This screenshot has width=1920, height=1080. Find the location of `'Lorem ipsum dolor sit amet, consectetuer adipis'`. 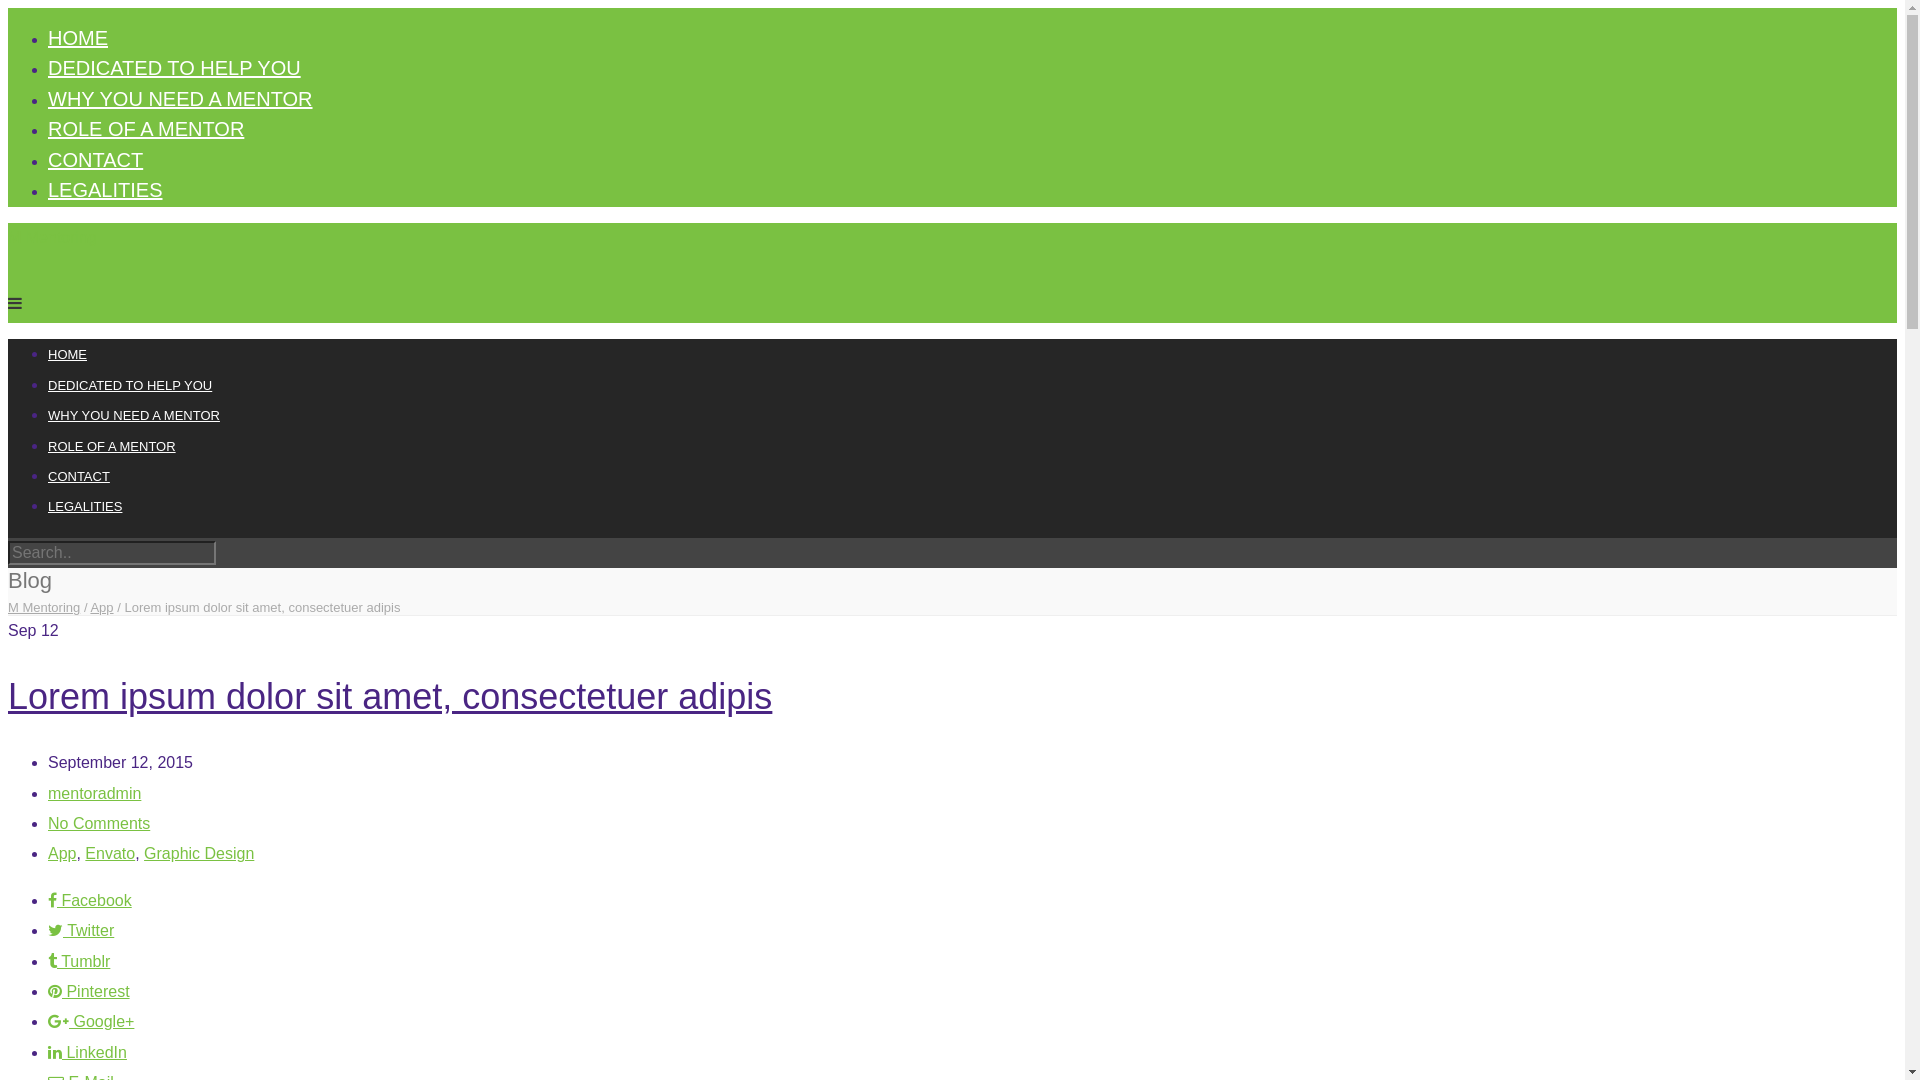

'Lorem ipsum dolor sit amet, consectetuer adipis' is located at coordinates (8, 695).